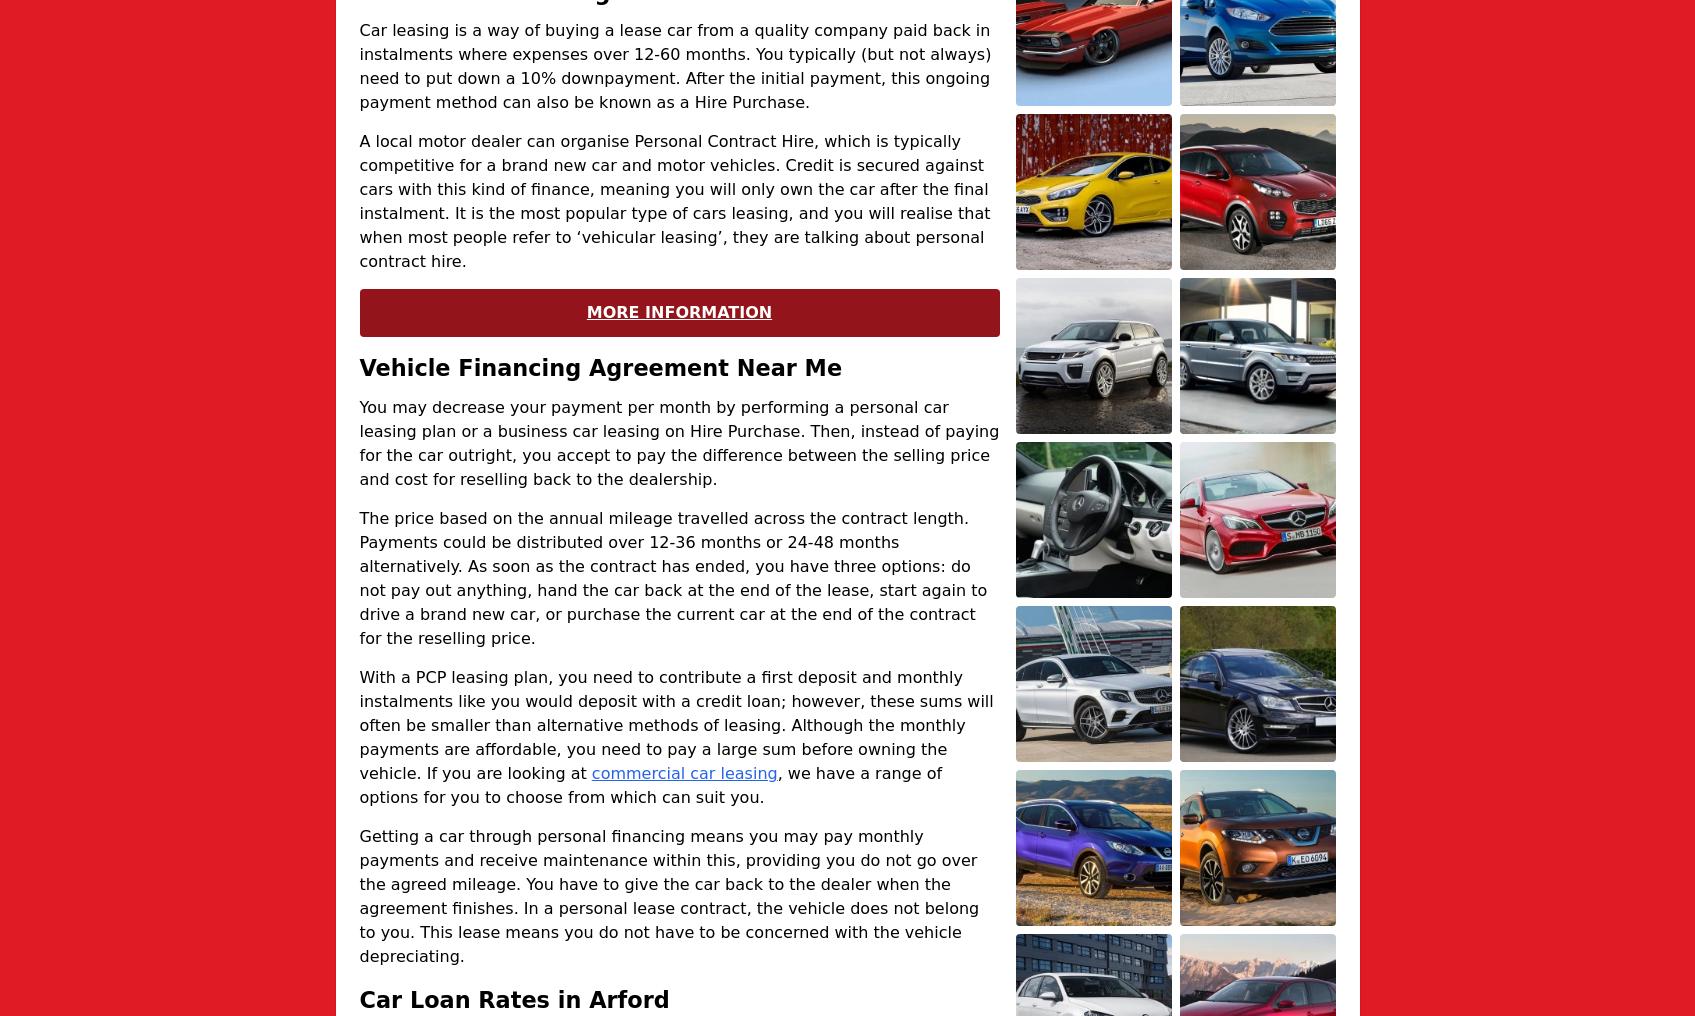 The image size is (1695, 1016). What do you see at coordinates (649, 783) in the screenshot?
I see `', we have a range of options for you to choose from which can suit you.'` at bounding box center [649, 783].